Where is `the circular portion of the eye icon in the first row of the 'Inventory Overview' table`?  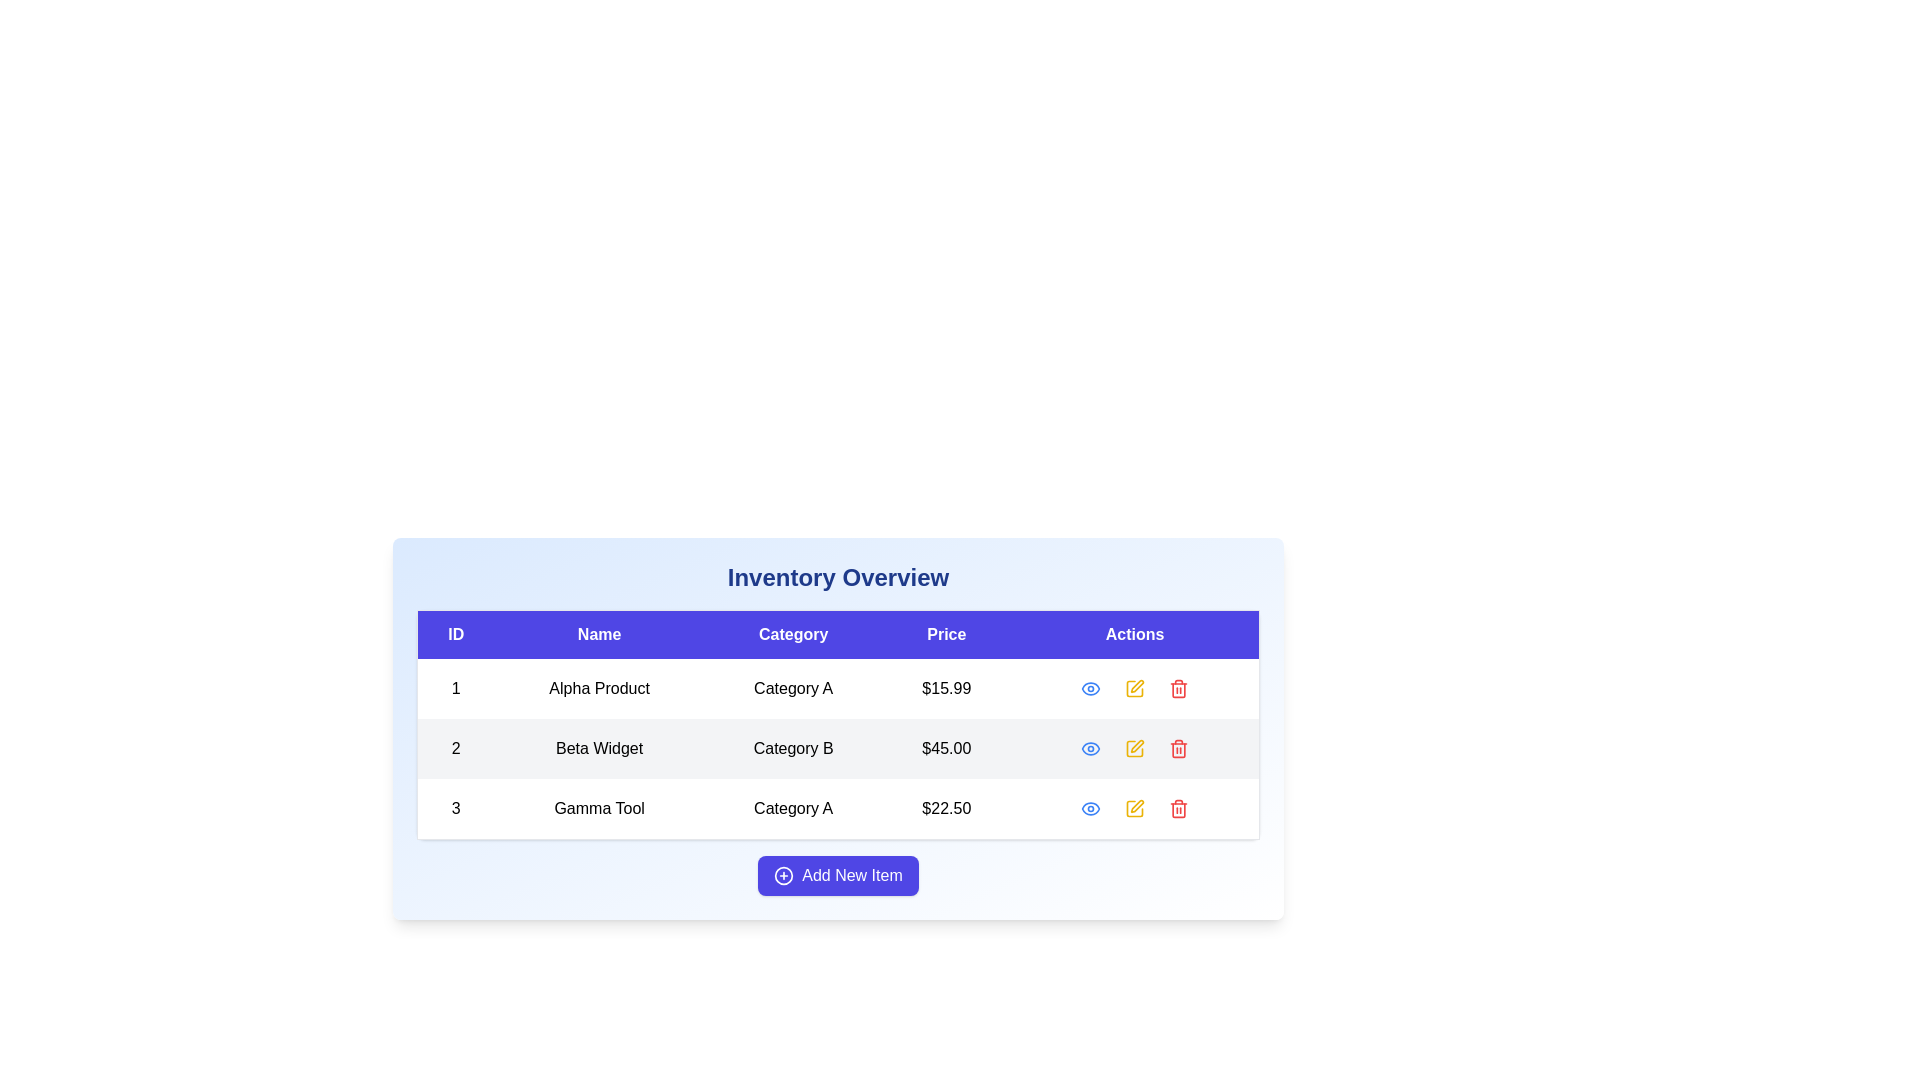
the circular portion of the eye icon in the first row of the 'Inventory Overview' table is located at coordinates (1089, 808).